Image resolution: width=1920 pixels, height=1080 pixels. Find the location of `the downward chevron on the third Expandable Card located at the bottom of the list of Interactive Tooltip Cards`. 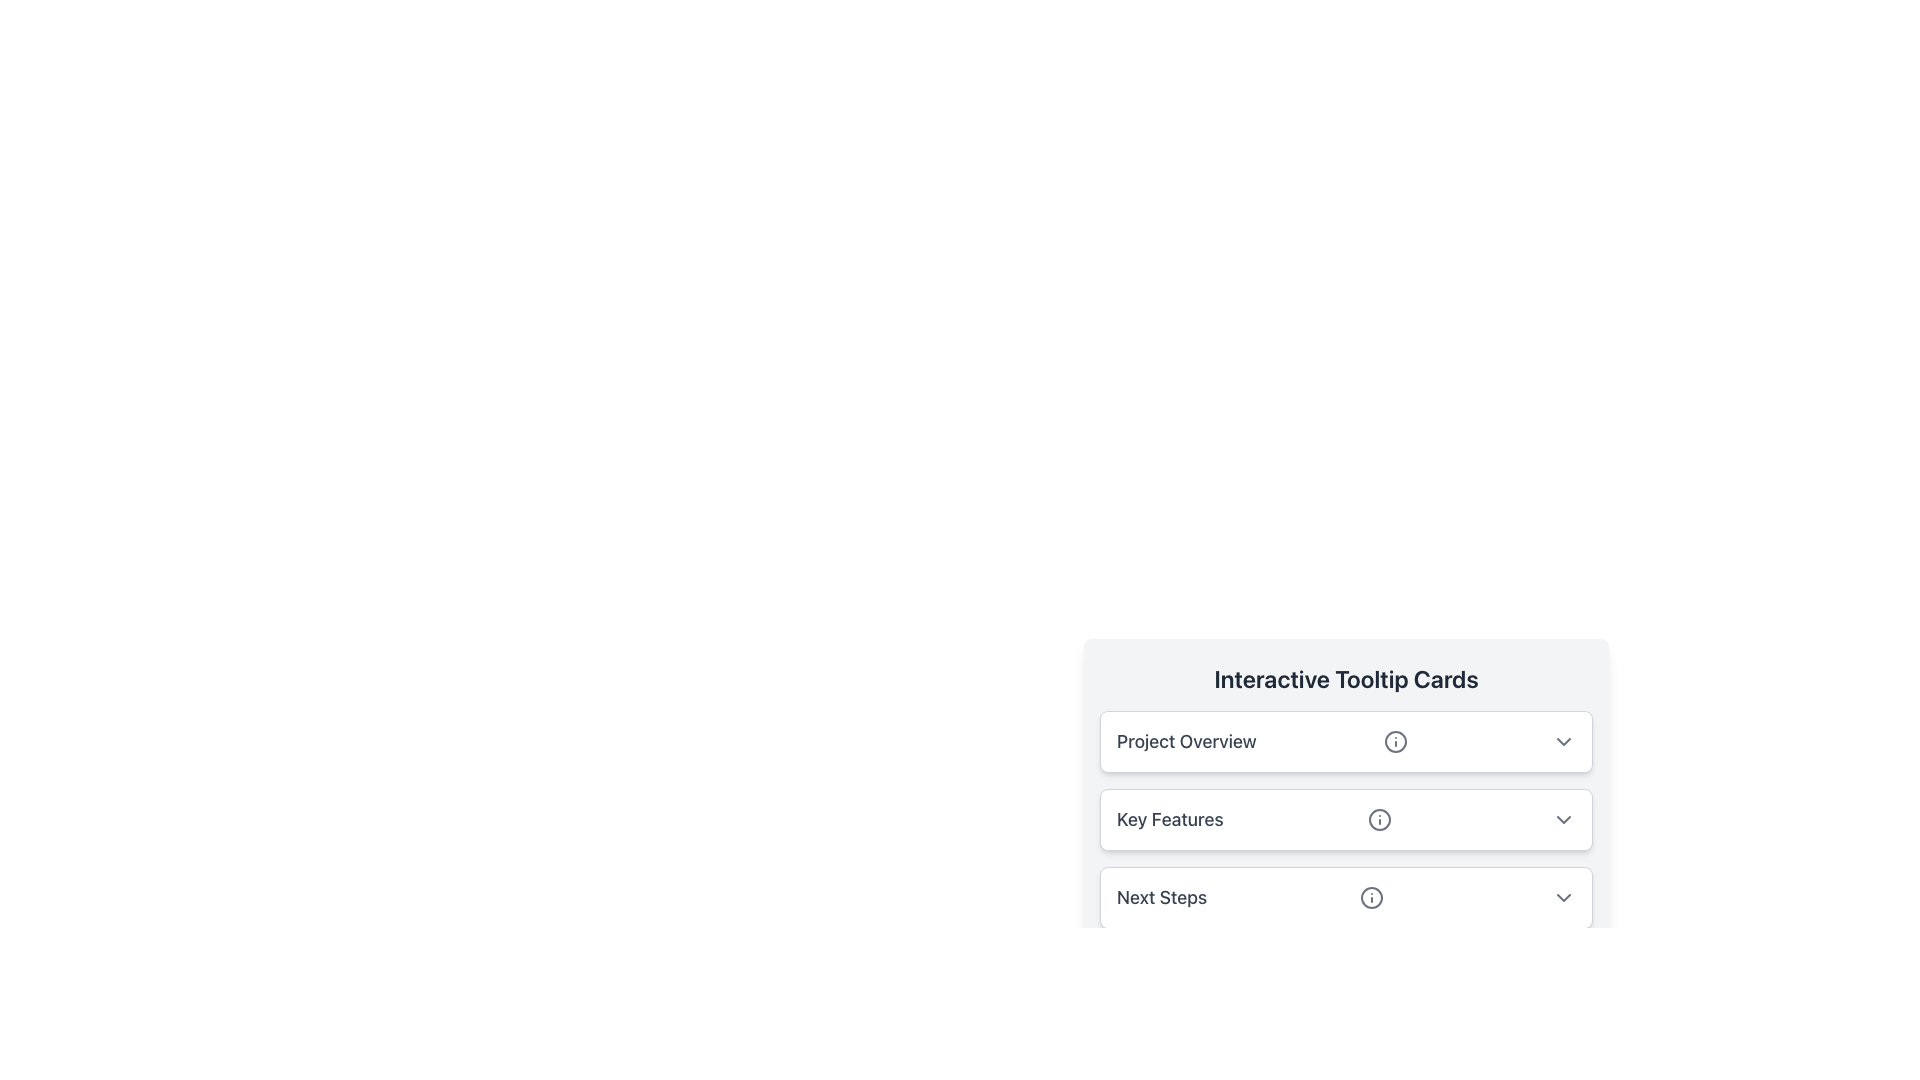

the downward chevron on the third Expandable Card located at the bottom of the list of Interactive Tooltip Cards is located at coordinates (1346, 897).